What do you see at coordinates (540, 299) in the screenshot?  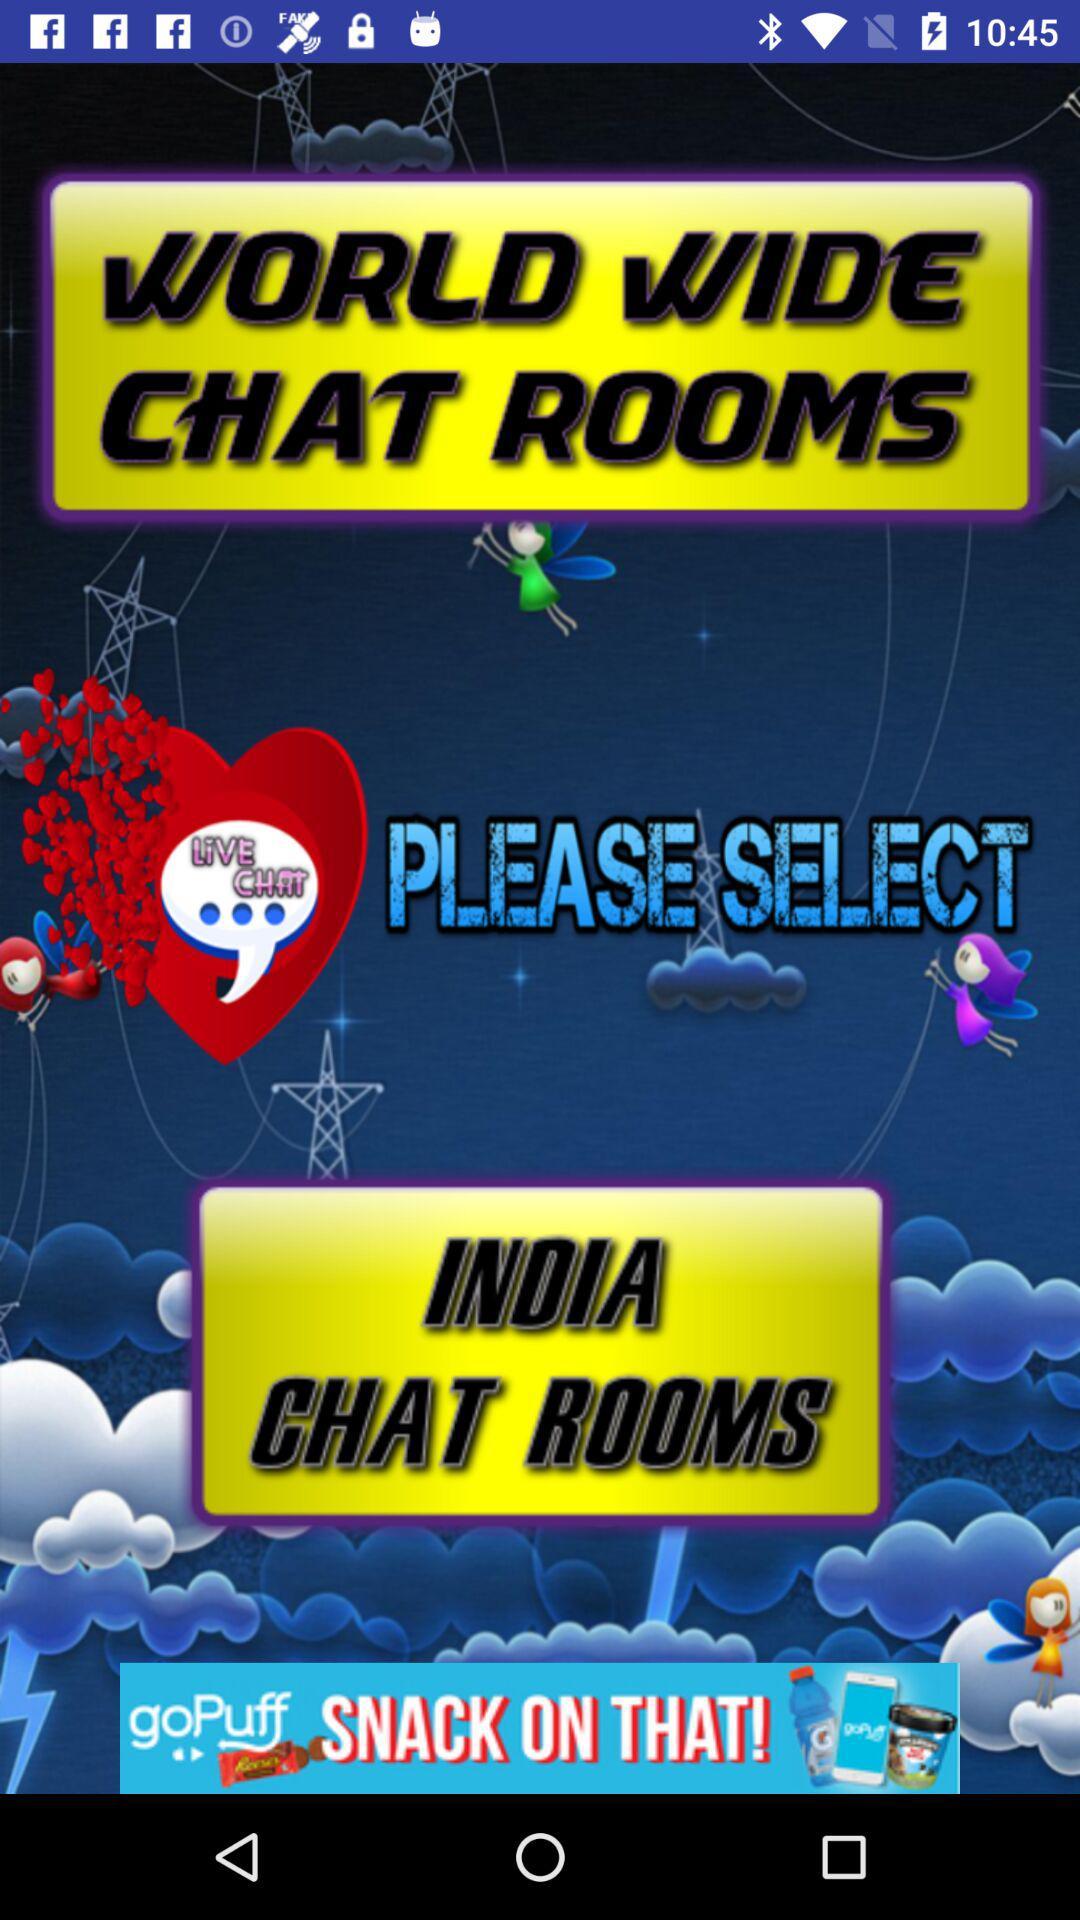 I see `advertisent page` at bounding box center [540, 299].